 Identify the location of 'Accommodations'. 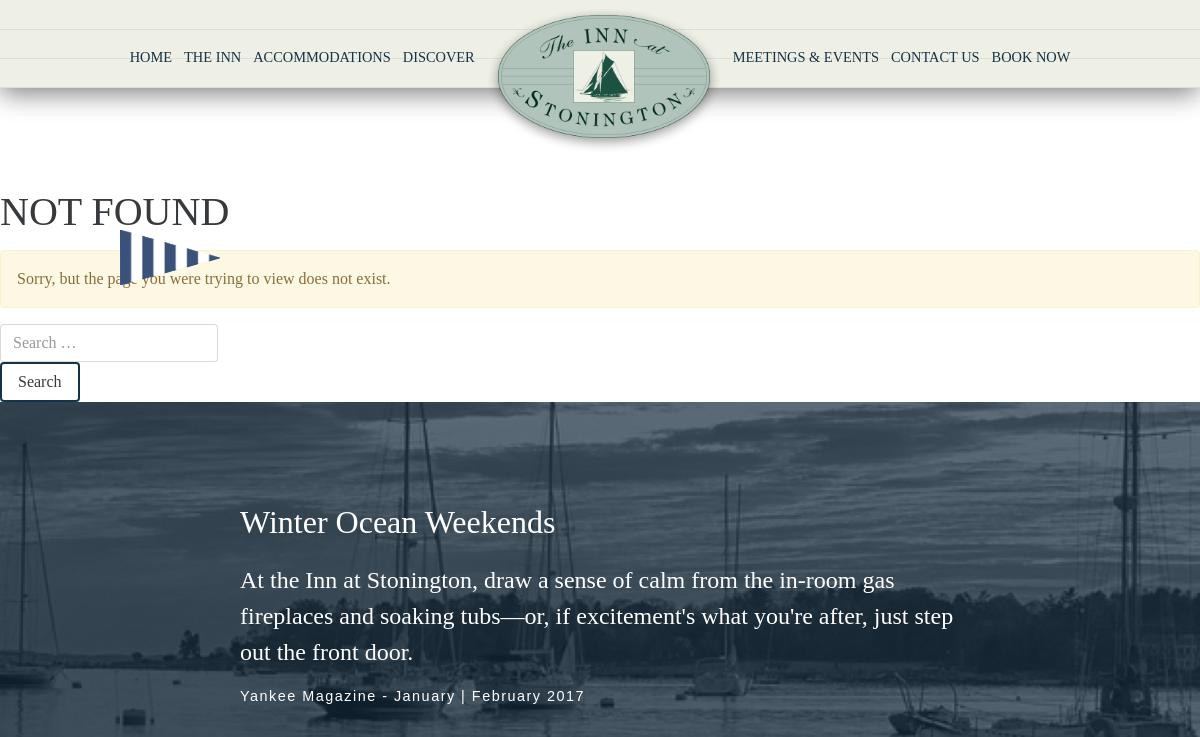
(321, 56).